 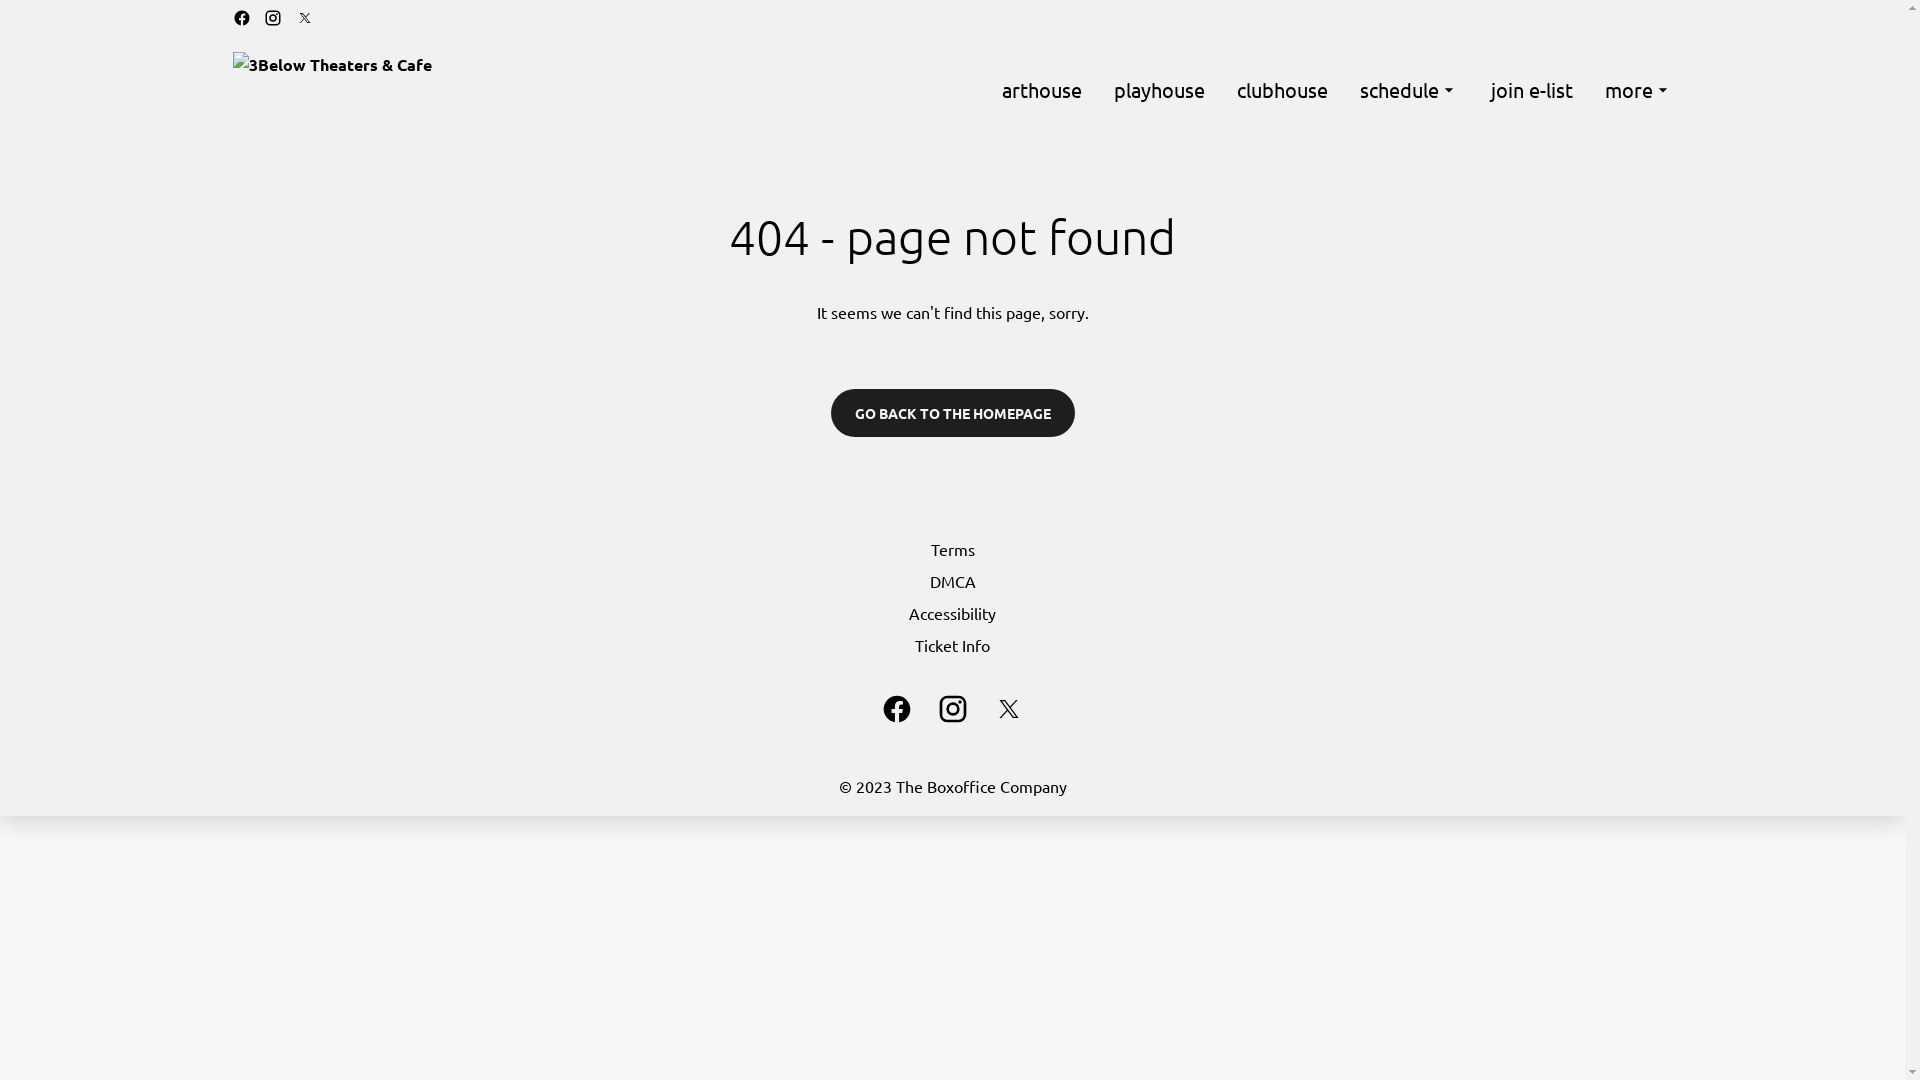 What do you see at coordinates (1408, 88) in the screenshot?
I see `'schedule'` at bounding box center [1408, 88].